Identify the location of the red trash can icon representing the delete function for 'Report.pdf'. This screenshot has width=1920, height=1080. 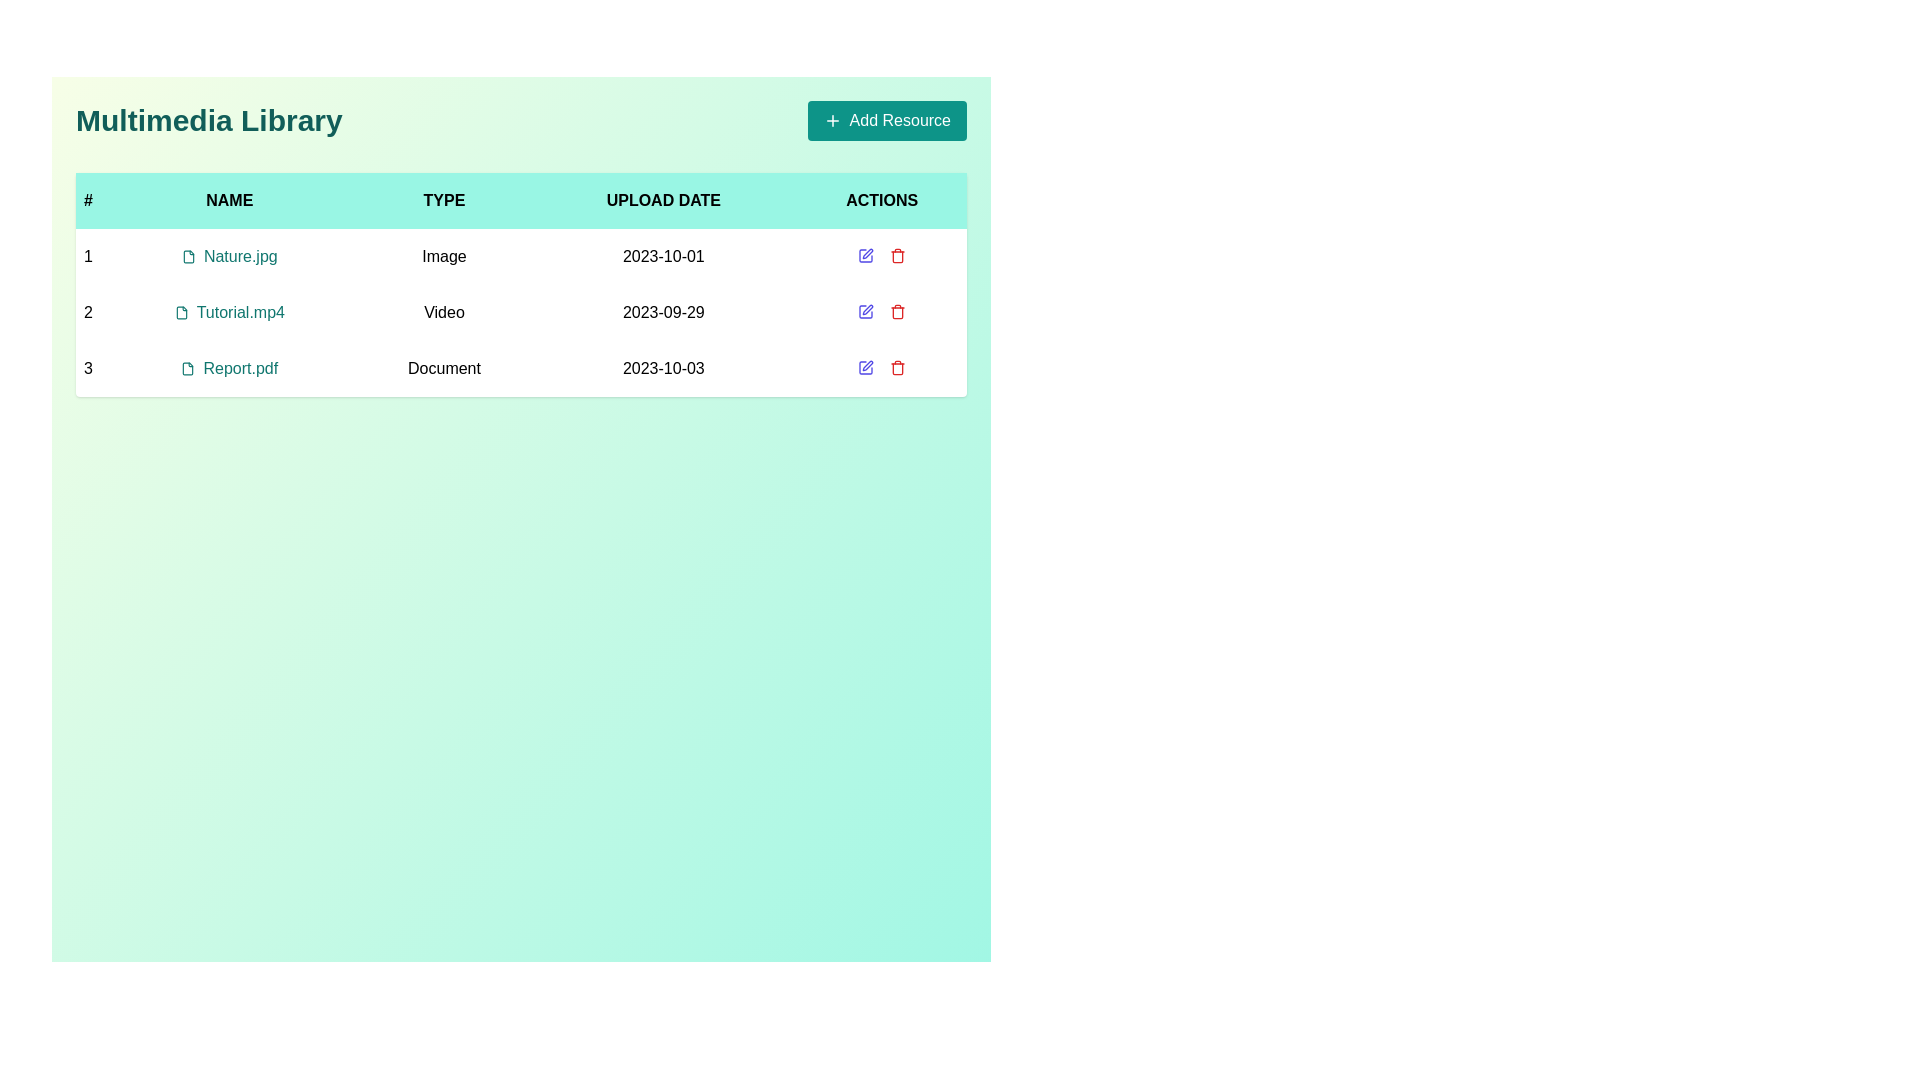
(897, 367).